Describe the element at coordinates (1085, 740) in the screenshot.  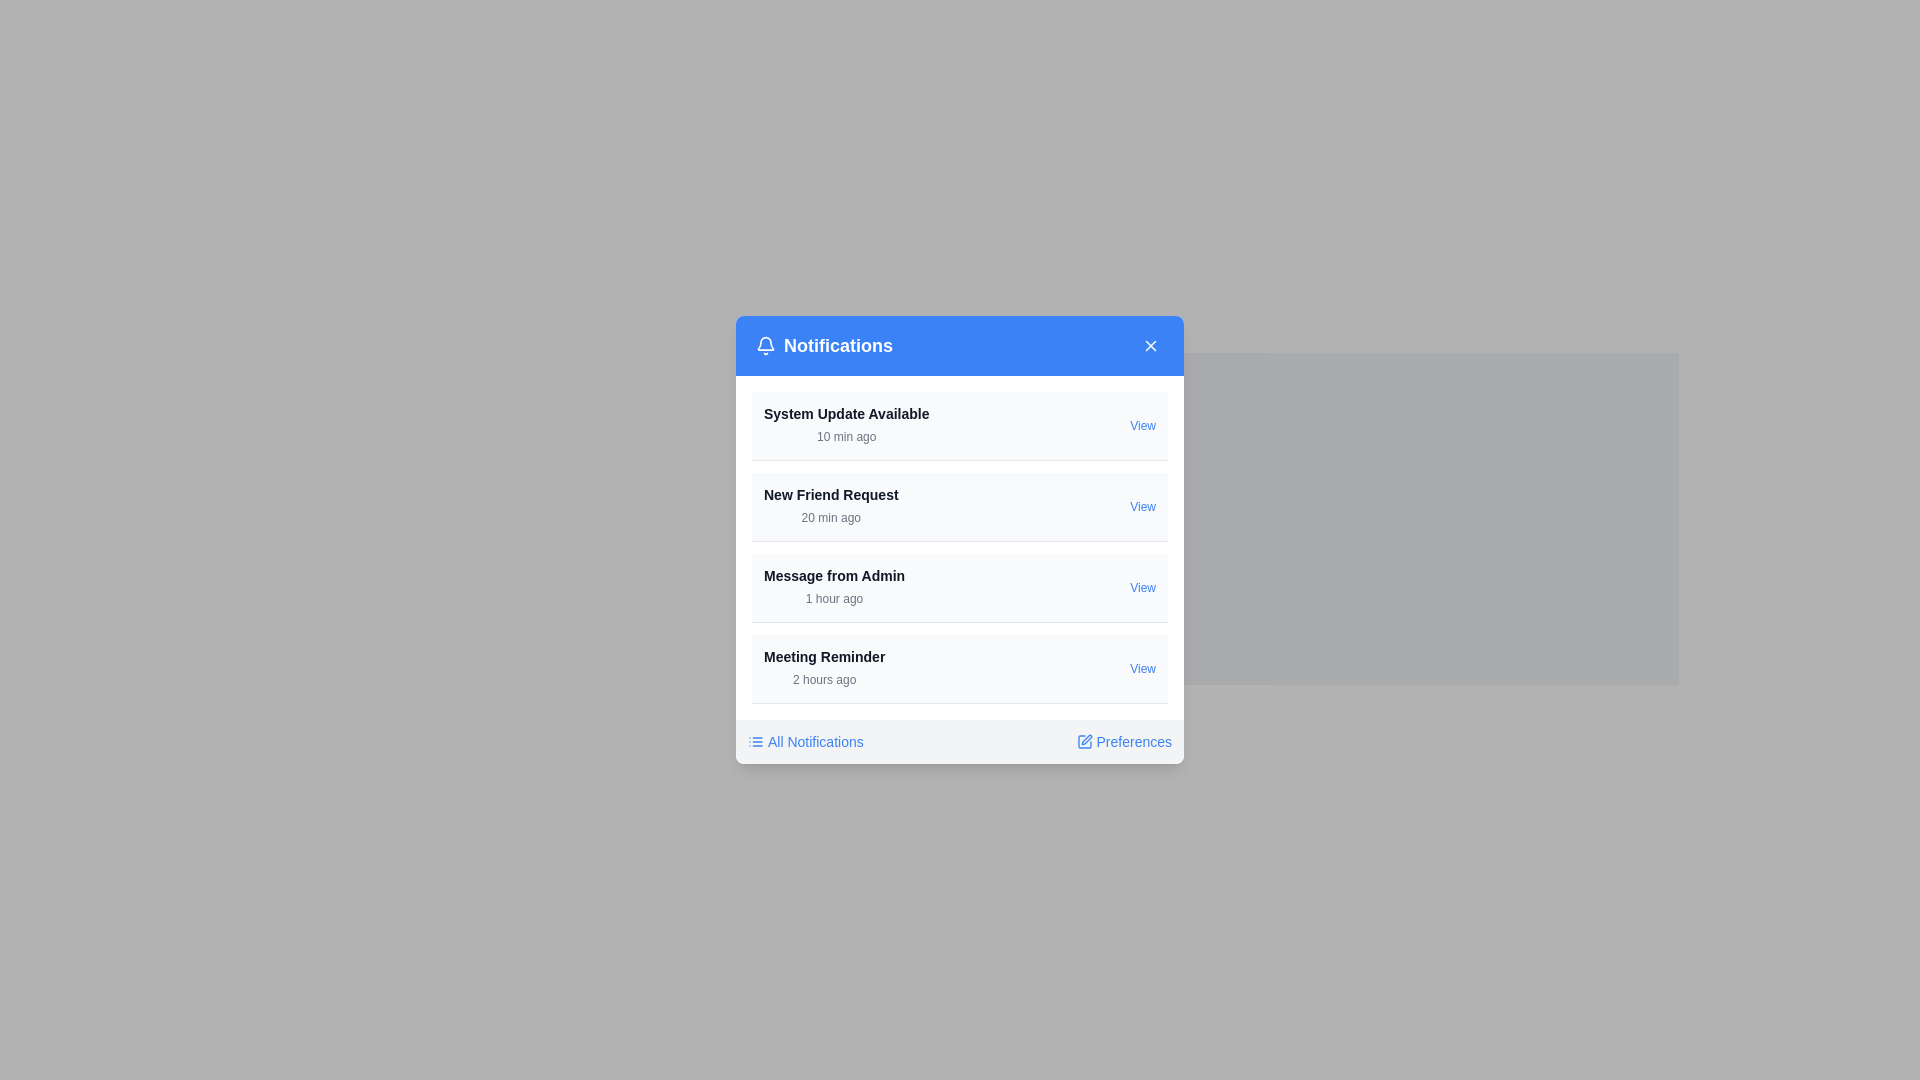
I see `the graphical icon in the 'Preferences' section of the notification dialogue box, located near the bottom right corner` at that location.